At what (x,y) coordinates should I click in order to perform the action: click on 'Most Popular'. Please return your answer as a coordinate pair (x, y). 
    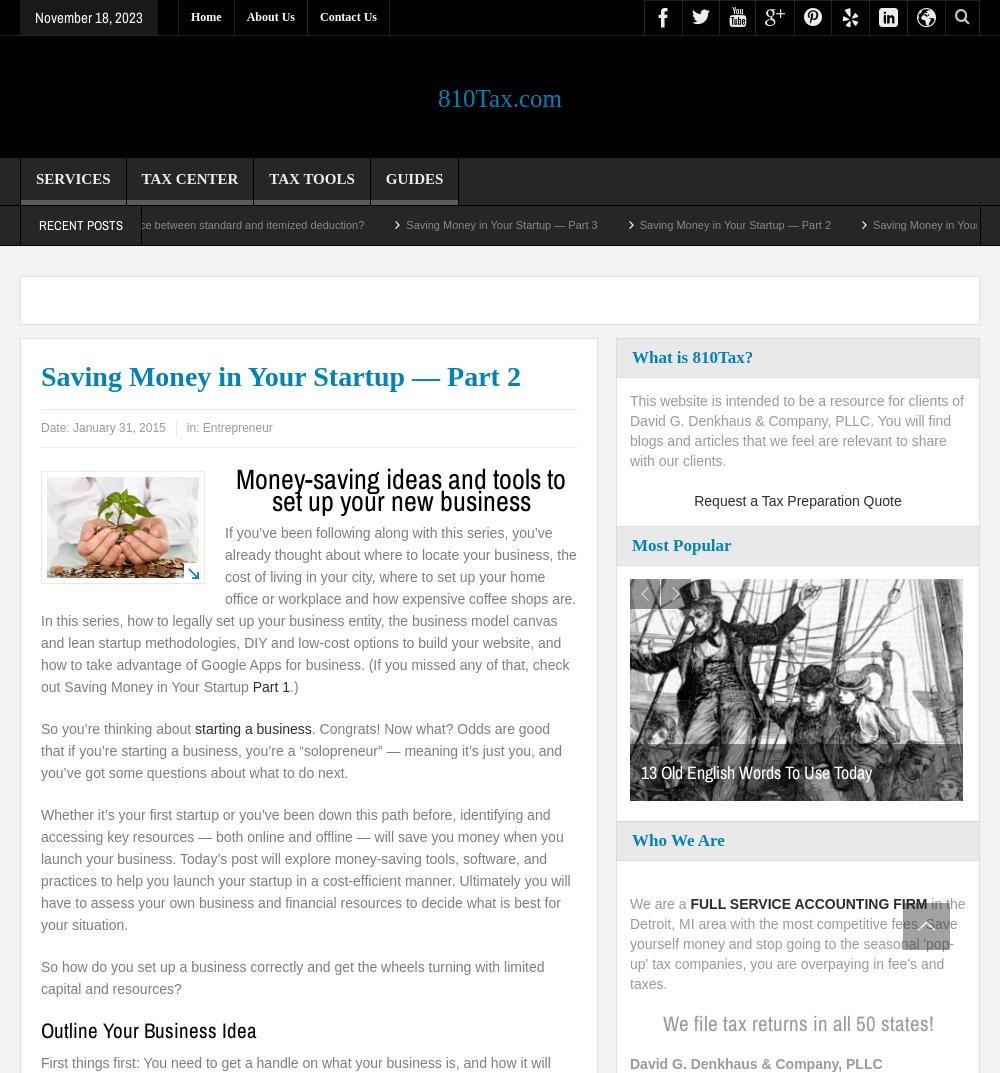
    Looking at the image, I should click on (681, 545).